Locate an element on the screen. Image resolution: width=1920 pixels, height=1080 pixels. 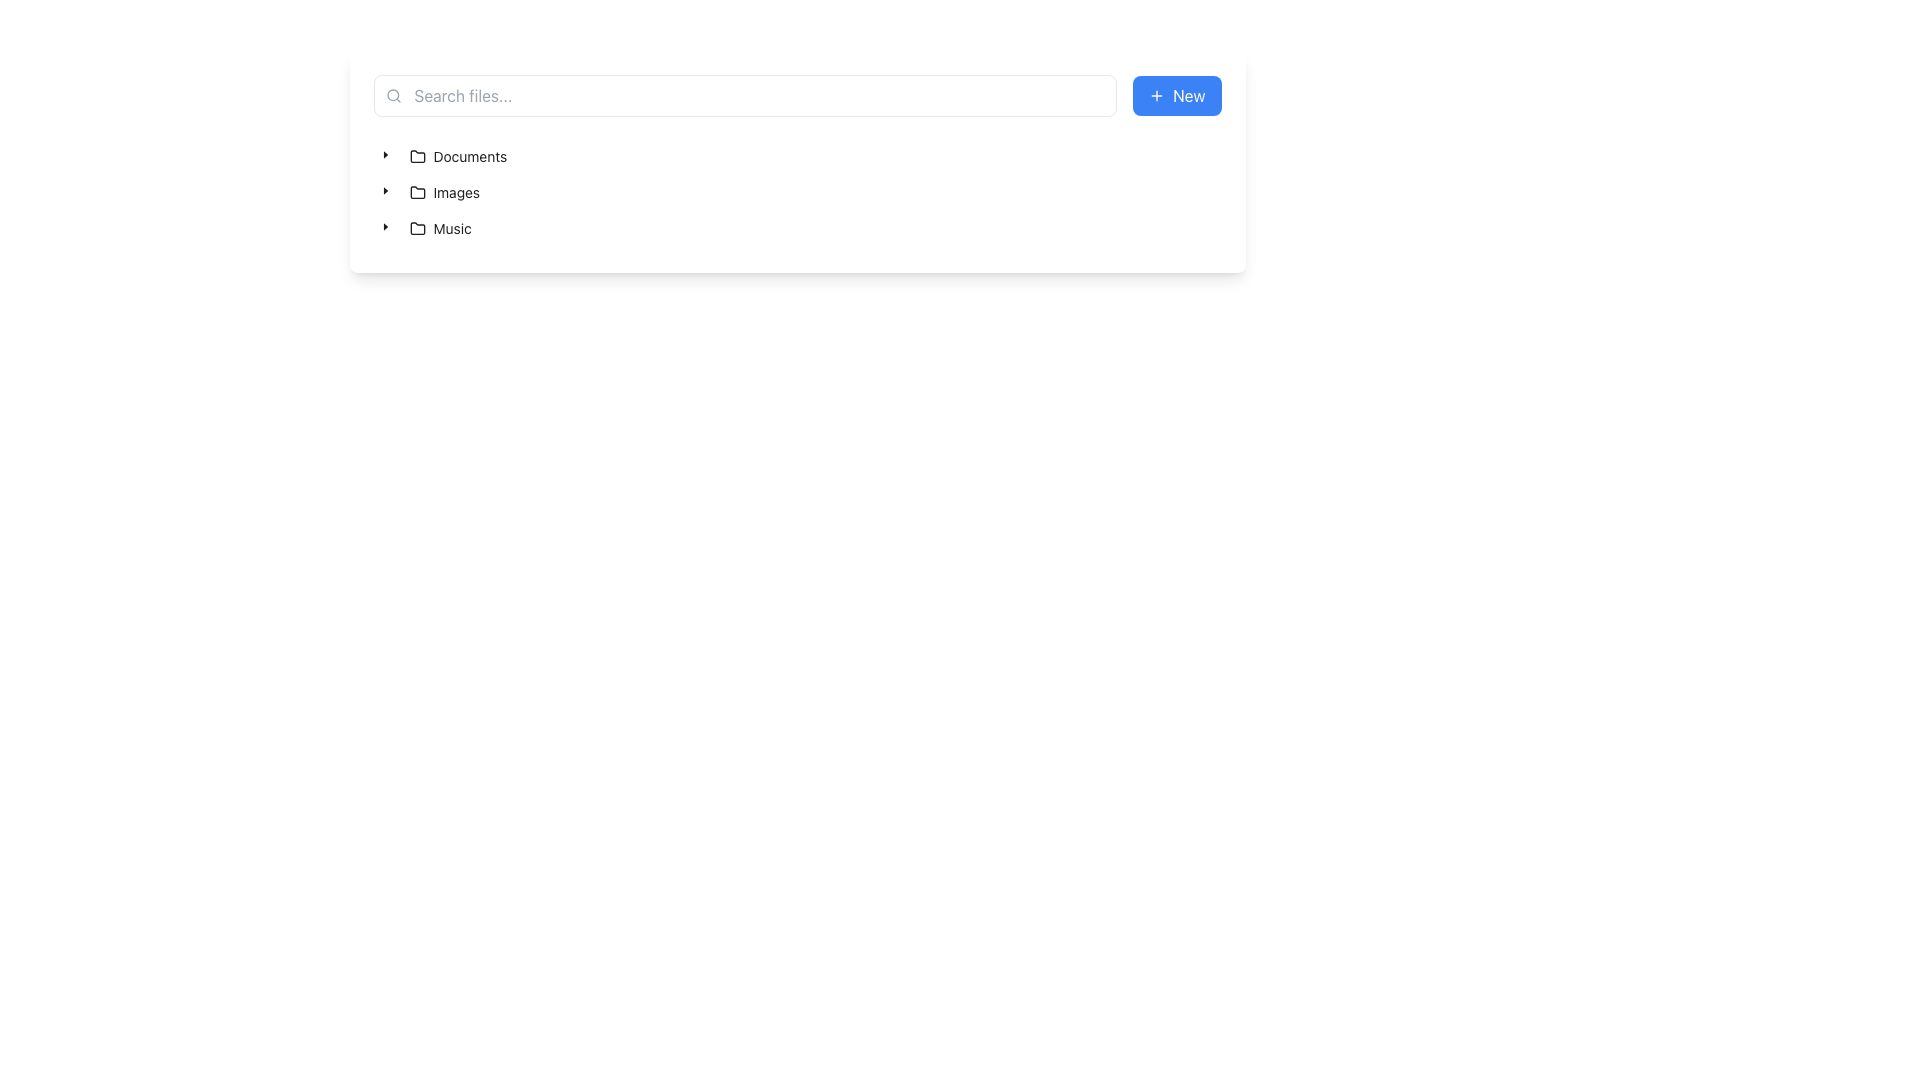
the 'Music' text label, which is the third item in a list of folder names, positioned to the right of an associated folder icon graphic is located at coordinates (451, 227).